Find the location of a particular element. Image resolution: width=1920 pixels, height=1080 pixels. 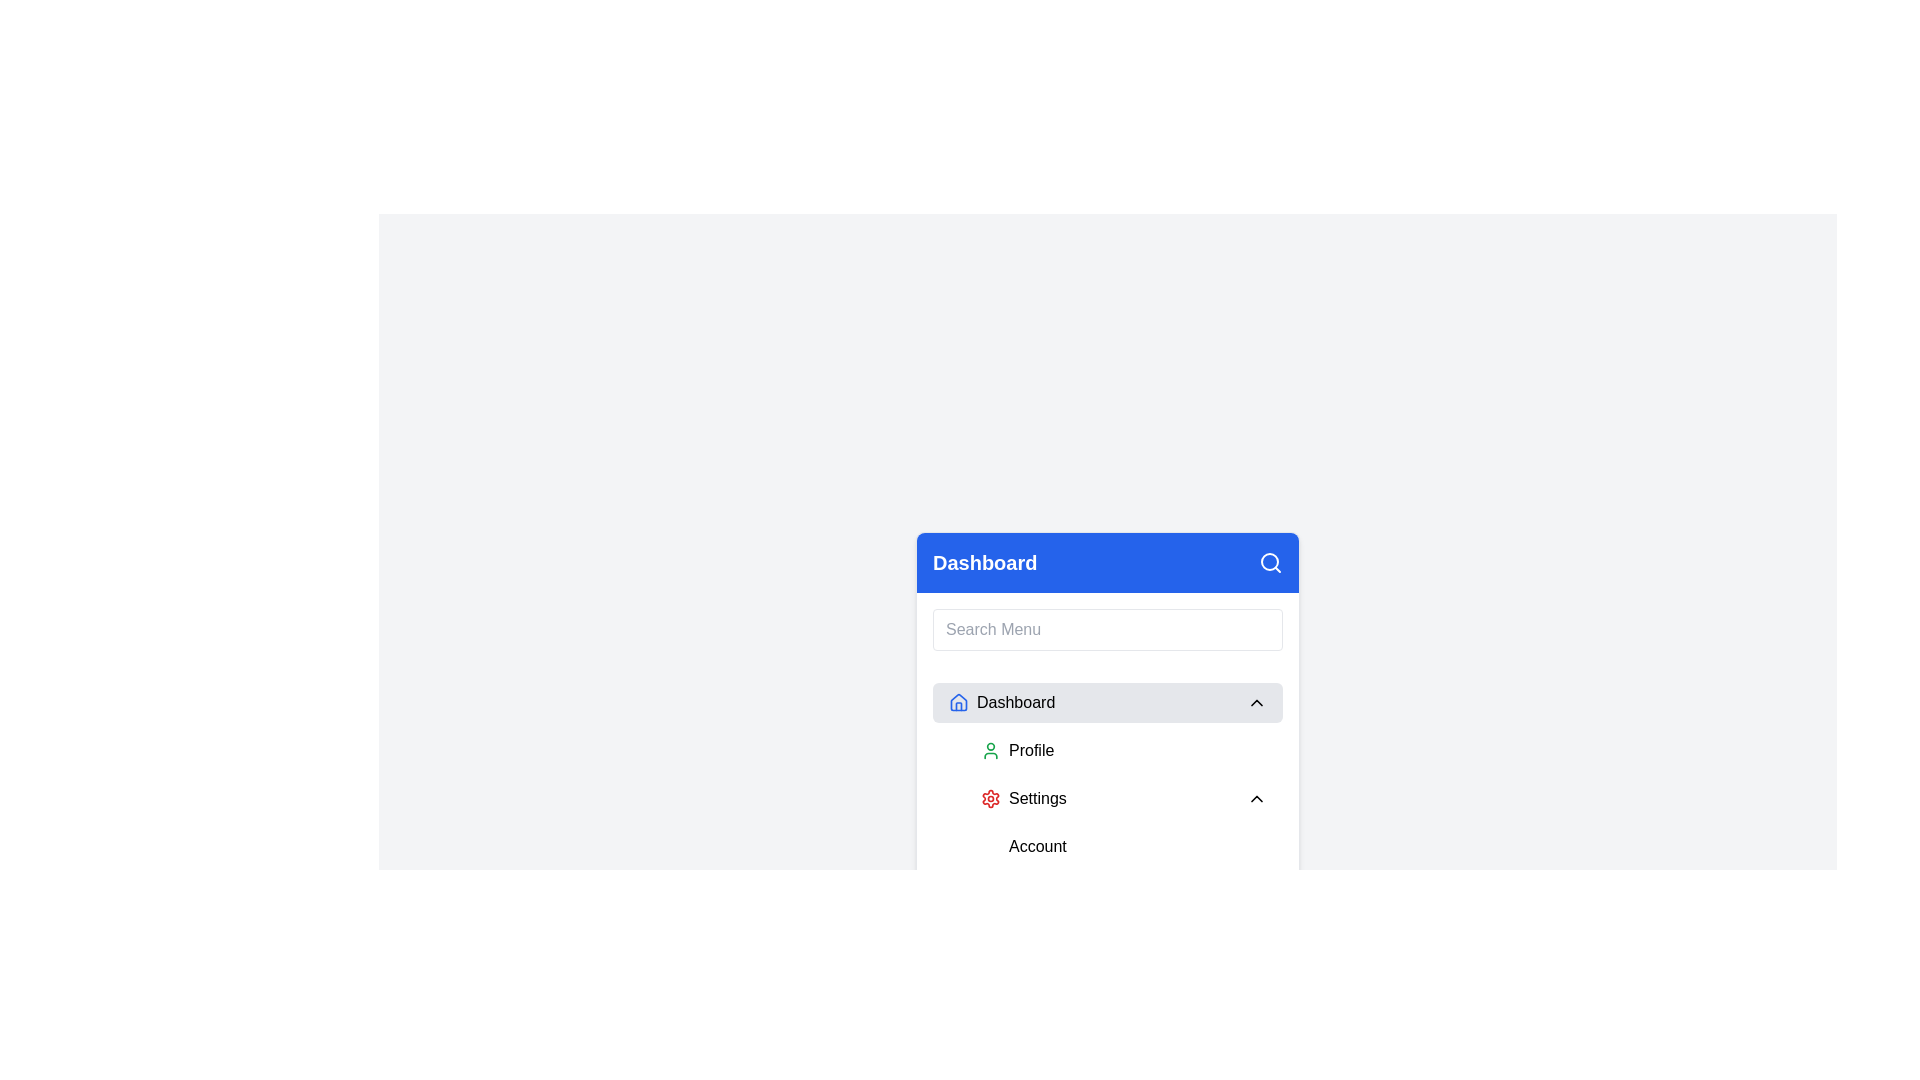

the navigation button for accessing the Profile section located in the dropdown menu under the 'Dashboard' section, positioned before the 'Settings' menu item is located at coordinates (1017, 751).